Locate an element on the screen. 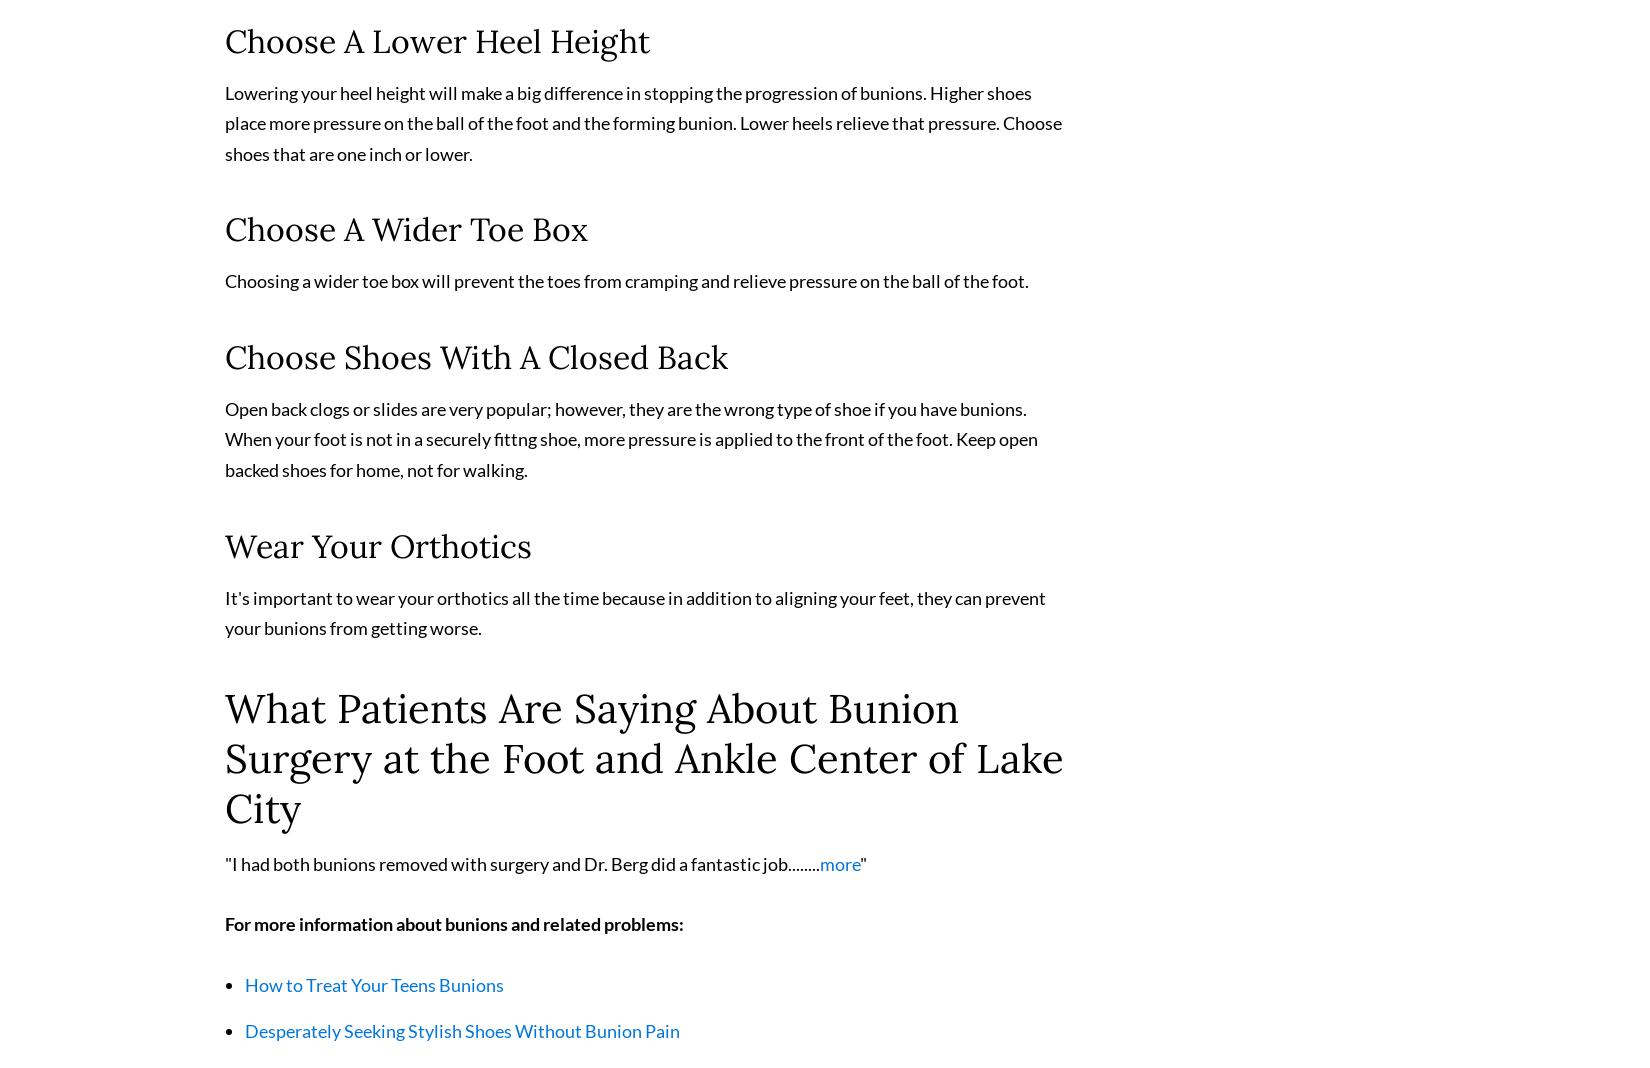 Image resolution: width=1650 pixels, height=1068 pixels. 'more' is located at coordinates (819, 871).